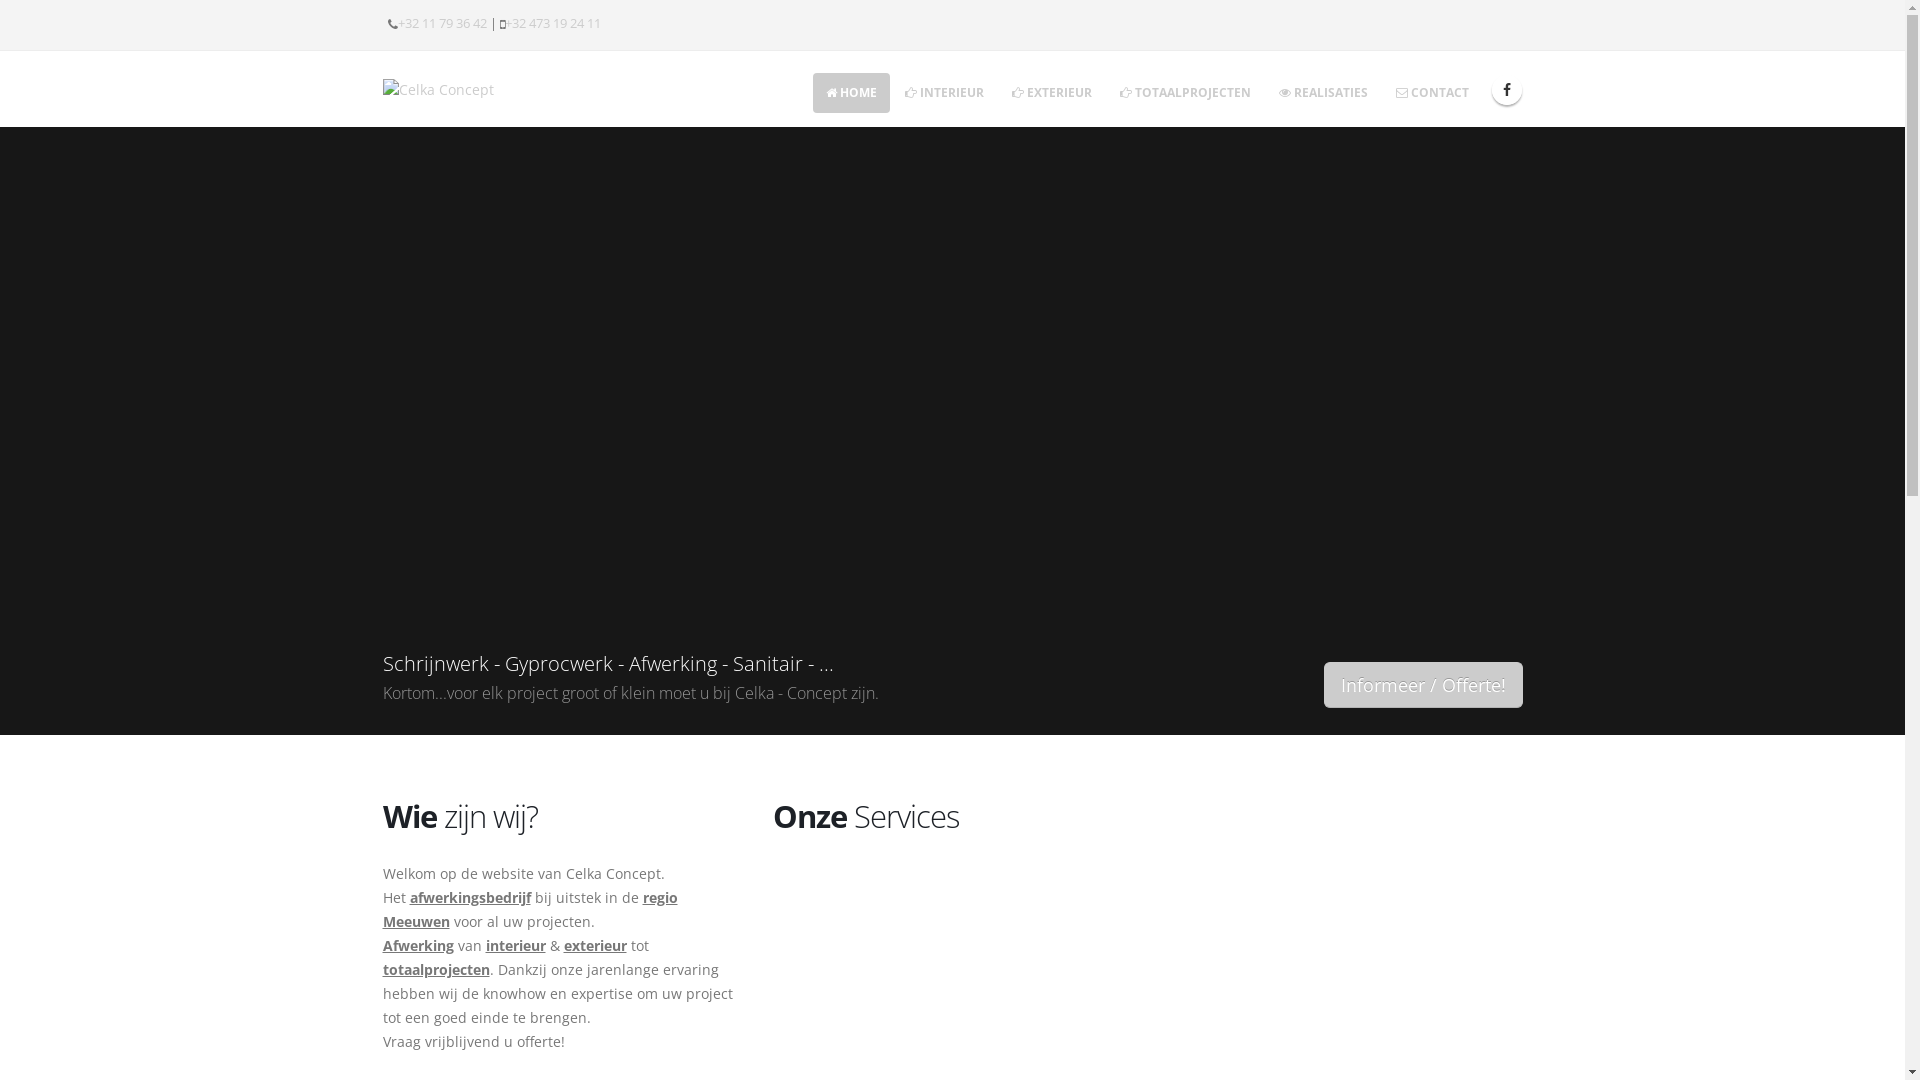 This screenshot has height=1080, width=1920. What do you see at coordinates (1430, 92) in the screenshot?
I see `'CONTACT'` at bounding box center [1430, 92].